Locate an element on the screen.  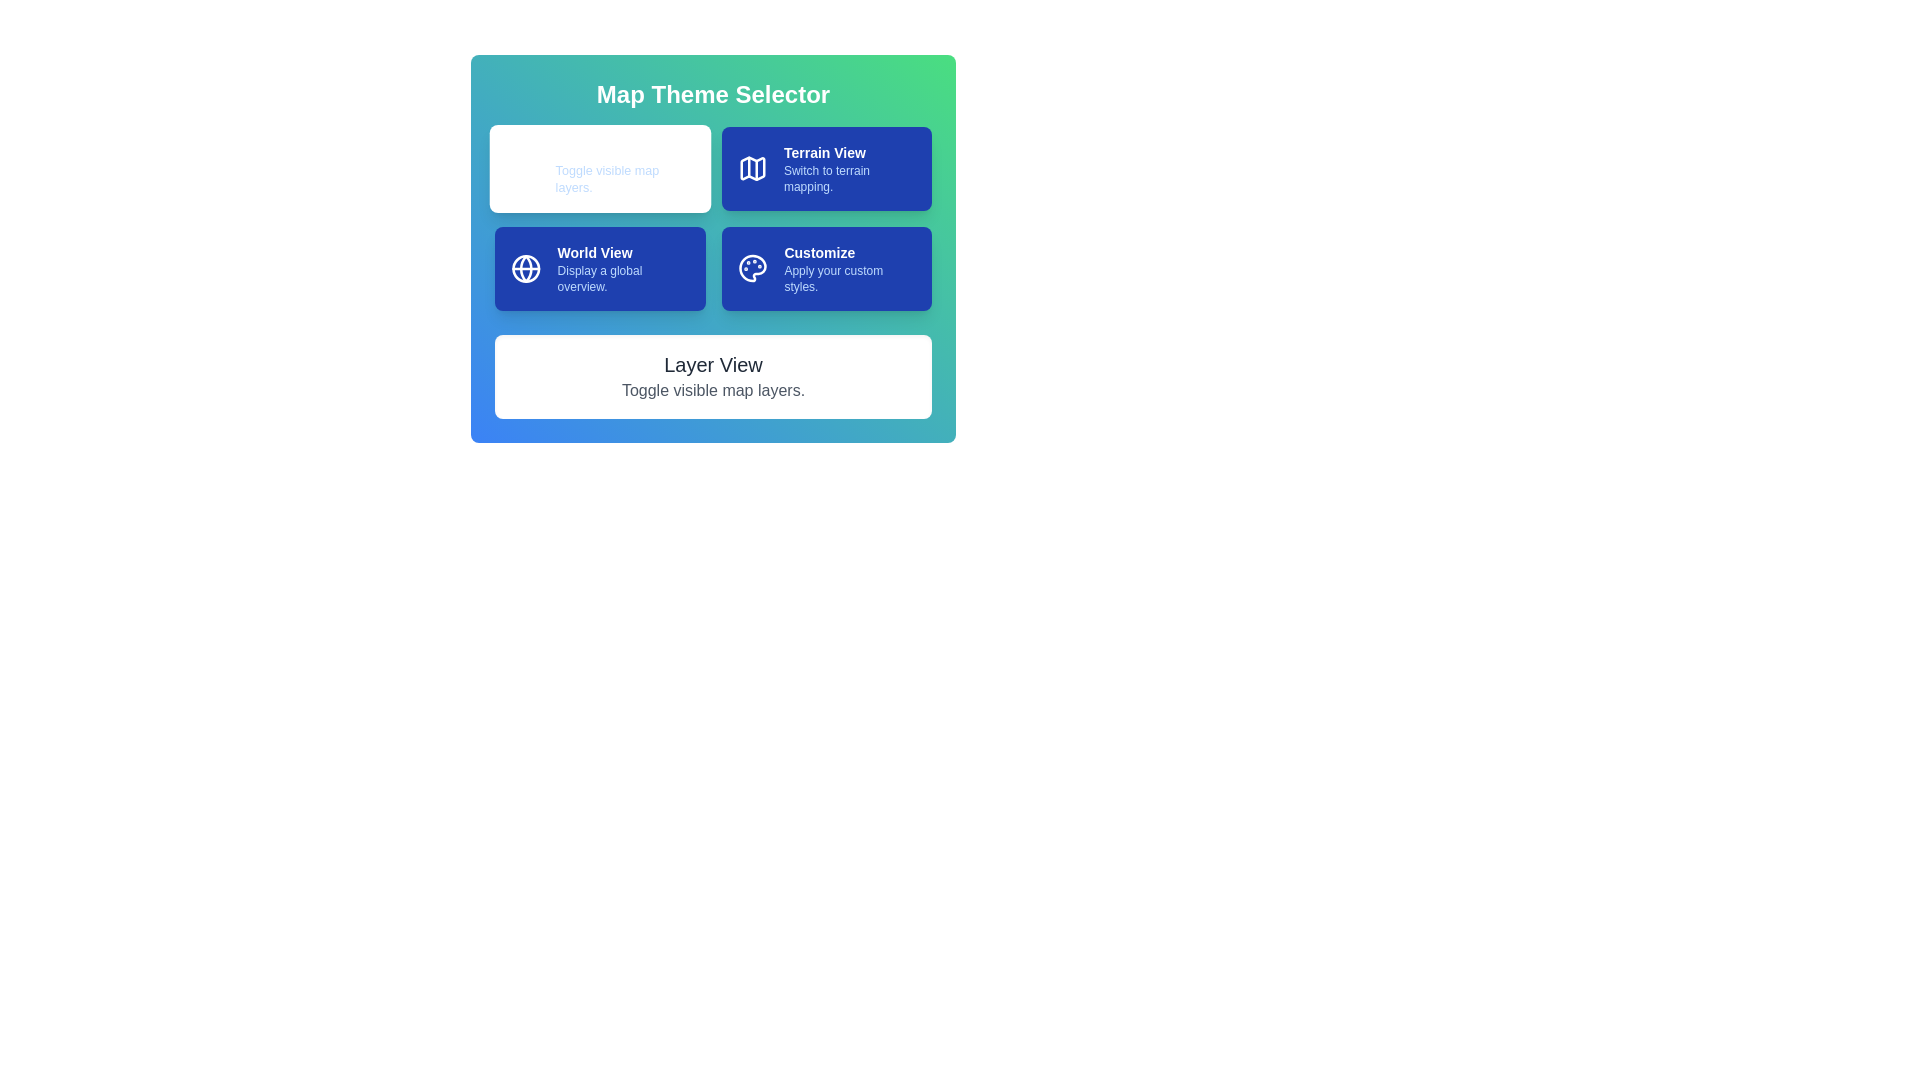
the secondary label that explains the functionality of the 'Terrain View' option, located in the second cell of the grid in the 'Map Theme Selector' panel is located at coordinates (849, 177).